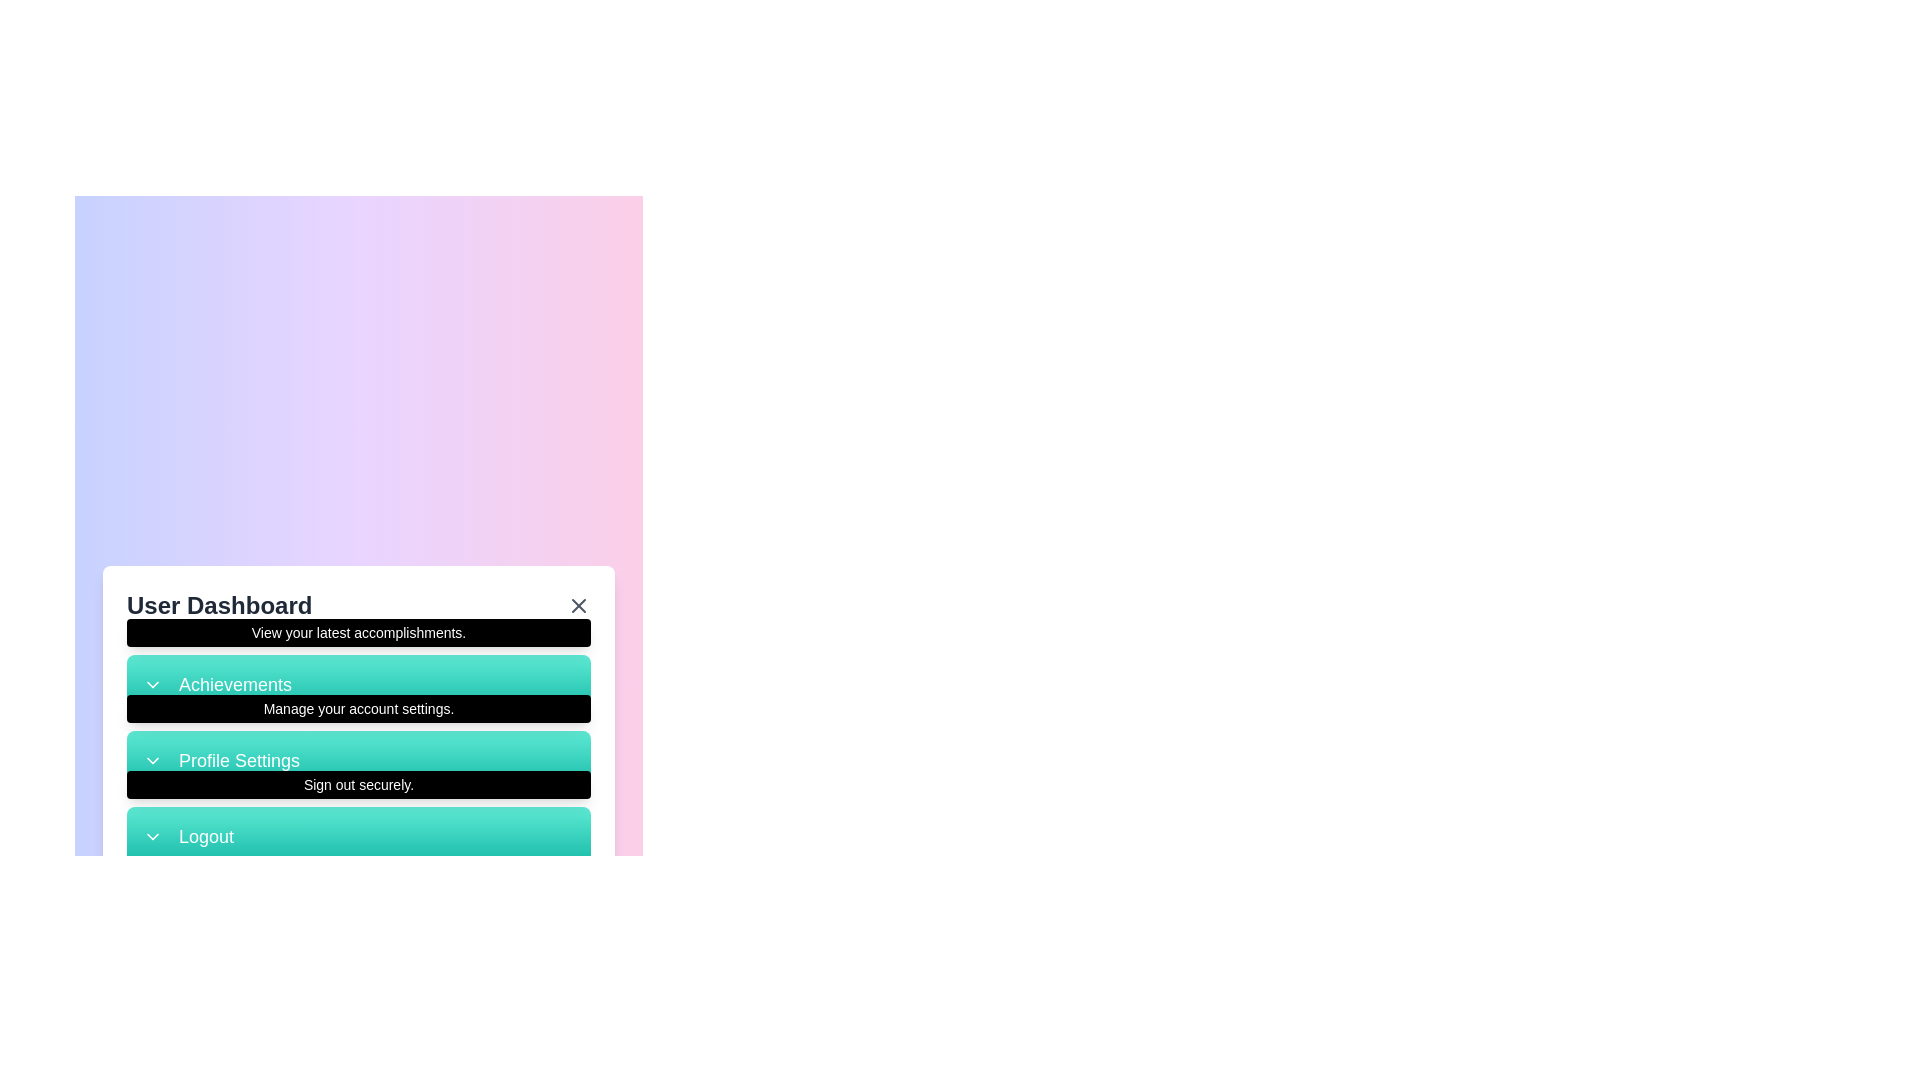 The height and width of the screenshot is (1080, 1920). Describe the element at coordinates (359, 836) in the screenshot. I see `the logout button located at the bottom of the vertically stacked buttons in the user dashboard section` at that location.